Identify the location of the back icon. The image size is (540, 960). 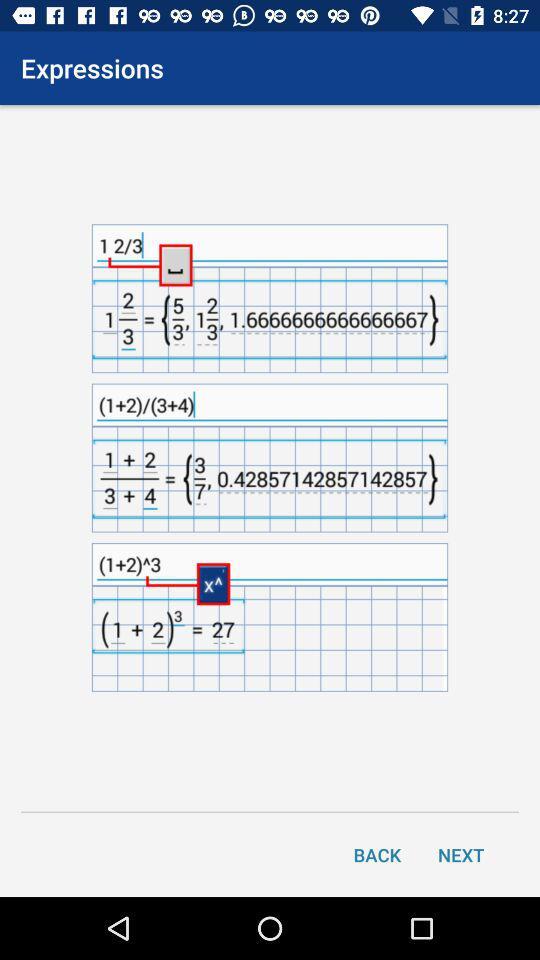
(377, 853).